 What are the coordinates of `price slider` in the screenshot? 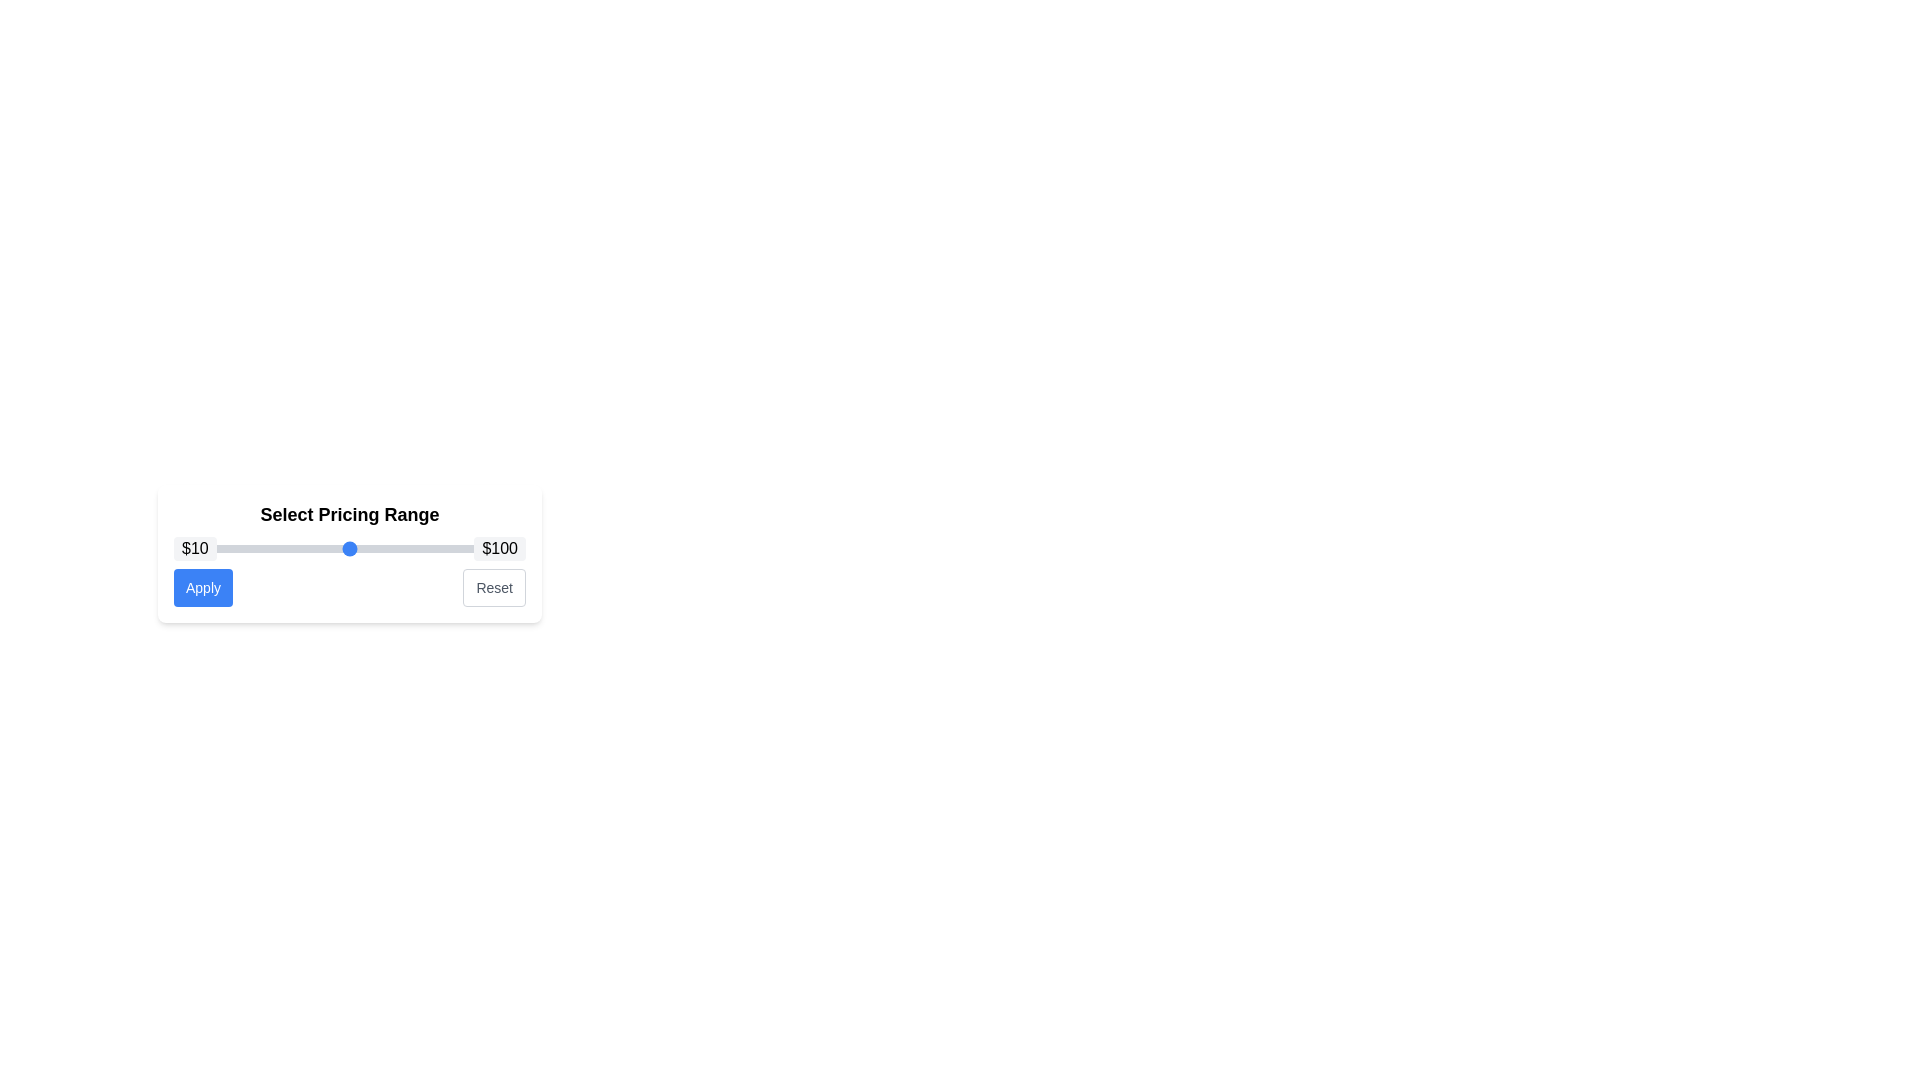 It's located at (393, 548).